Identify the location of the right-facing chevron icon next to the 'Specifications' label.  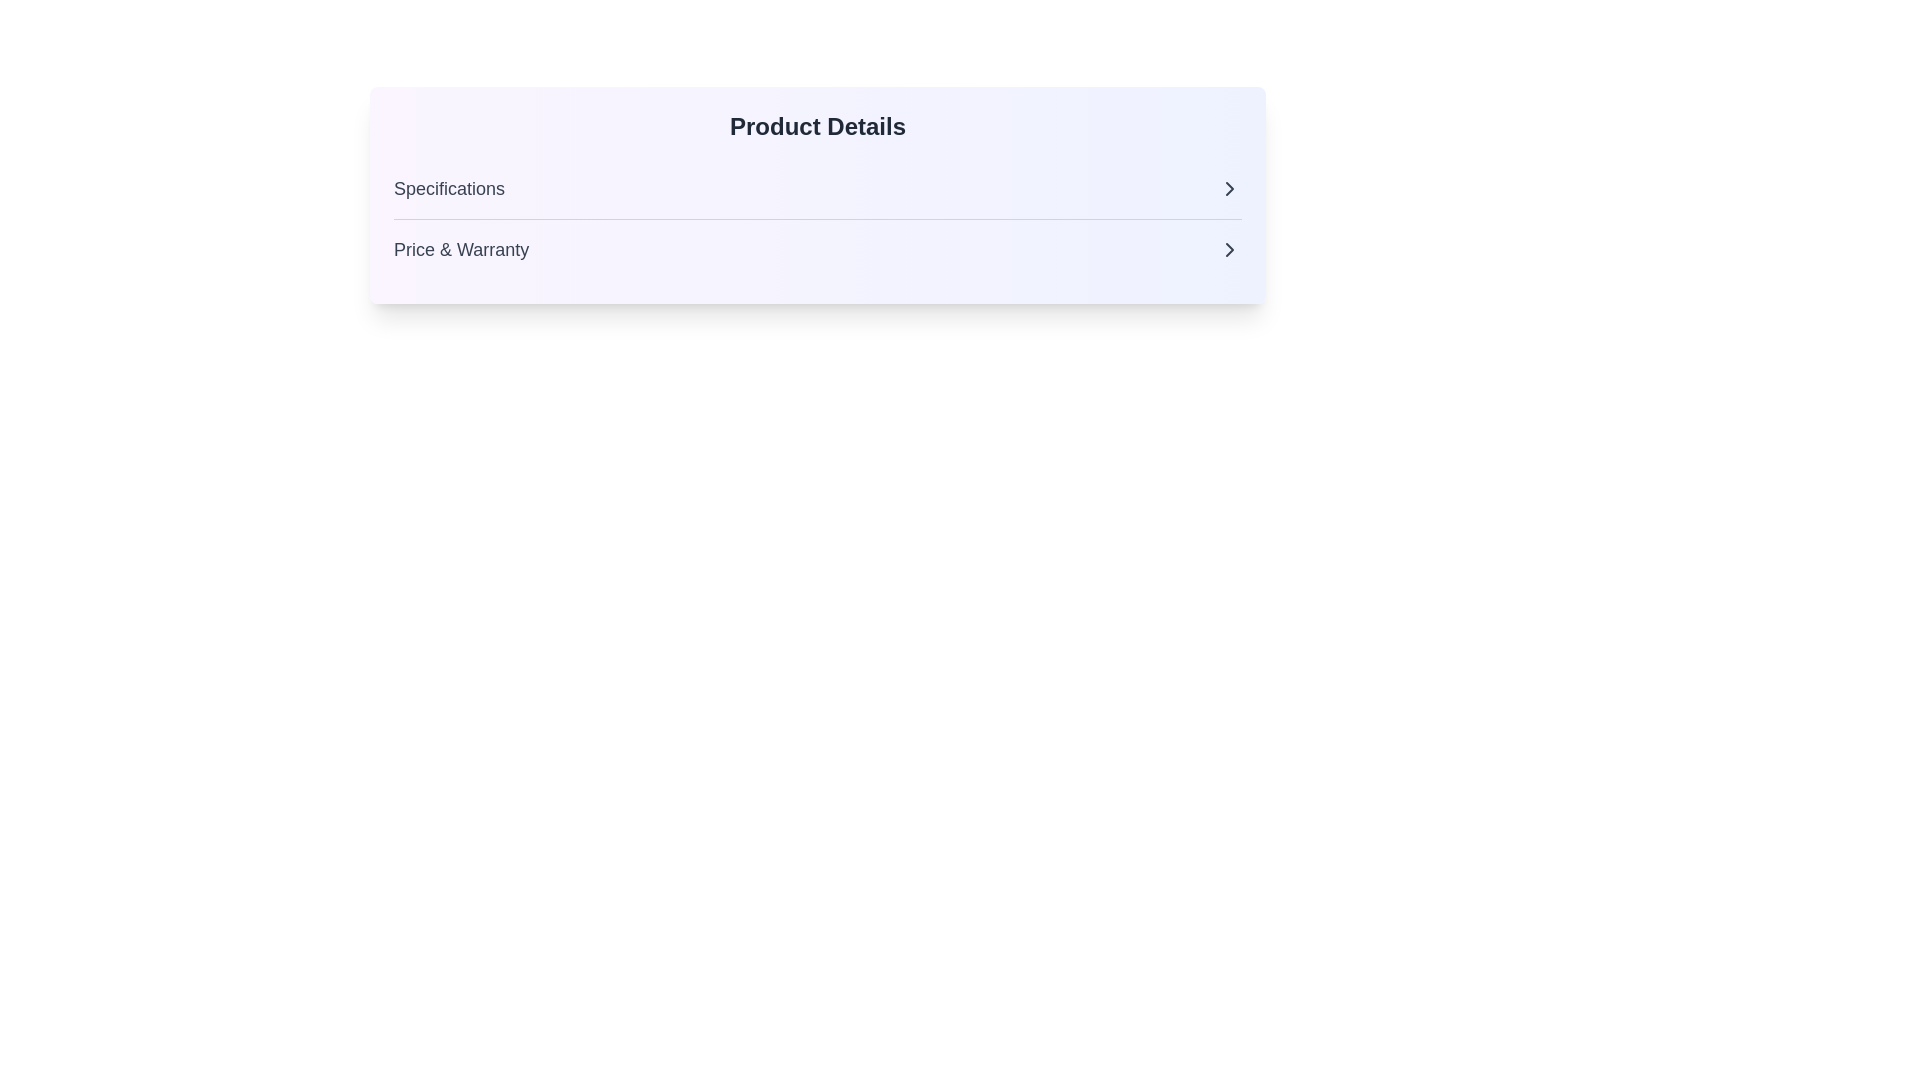
(1228, 189).